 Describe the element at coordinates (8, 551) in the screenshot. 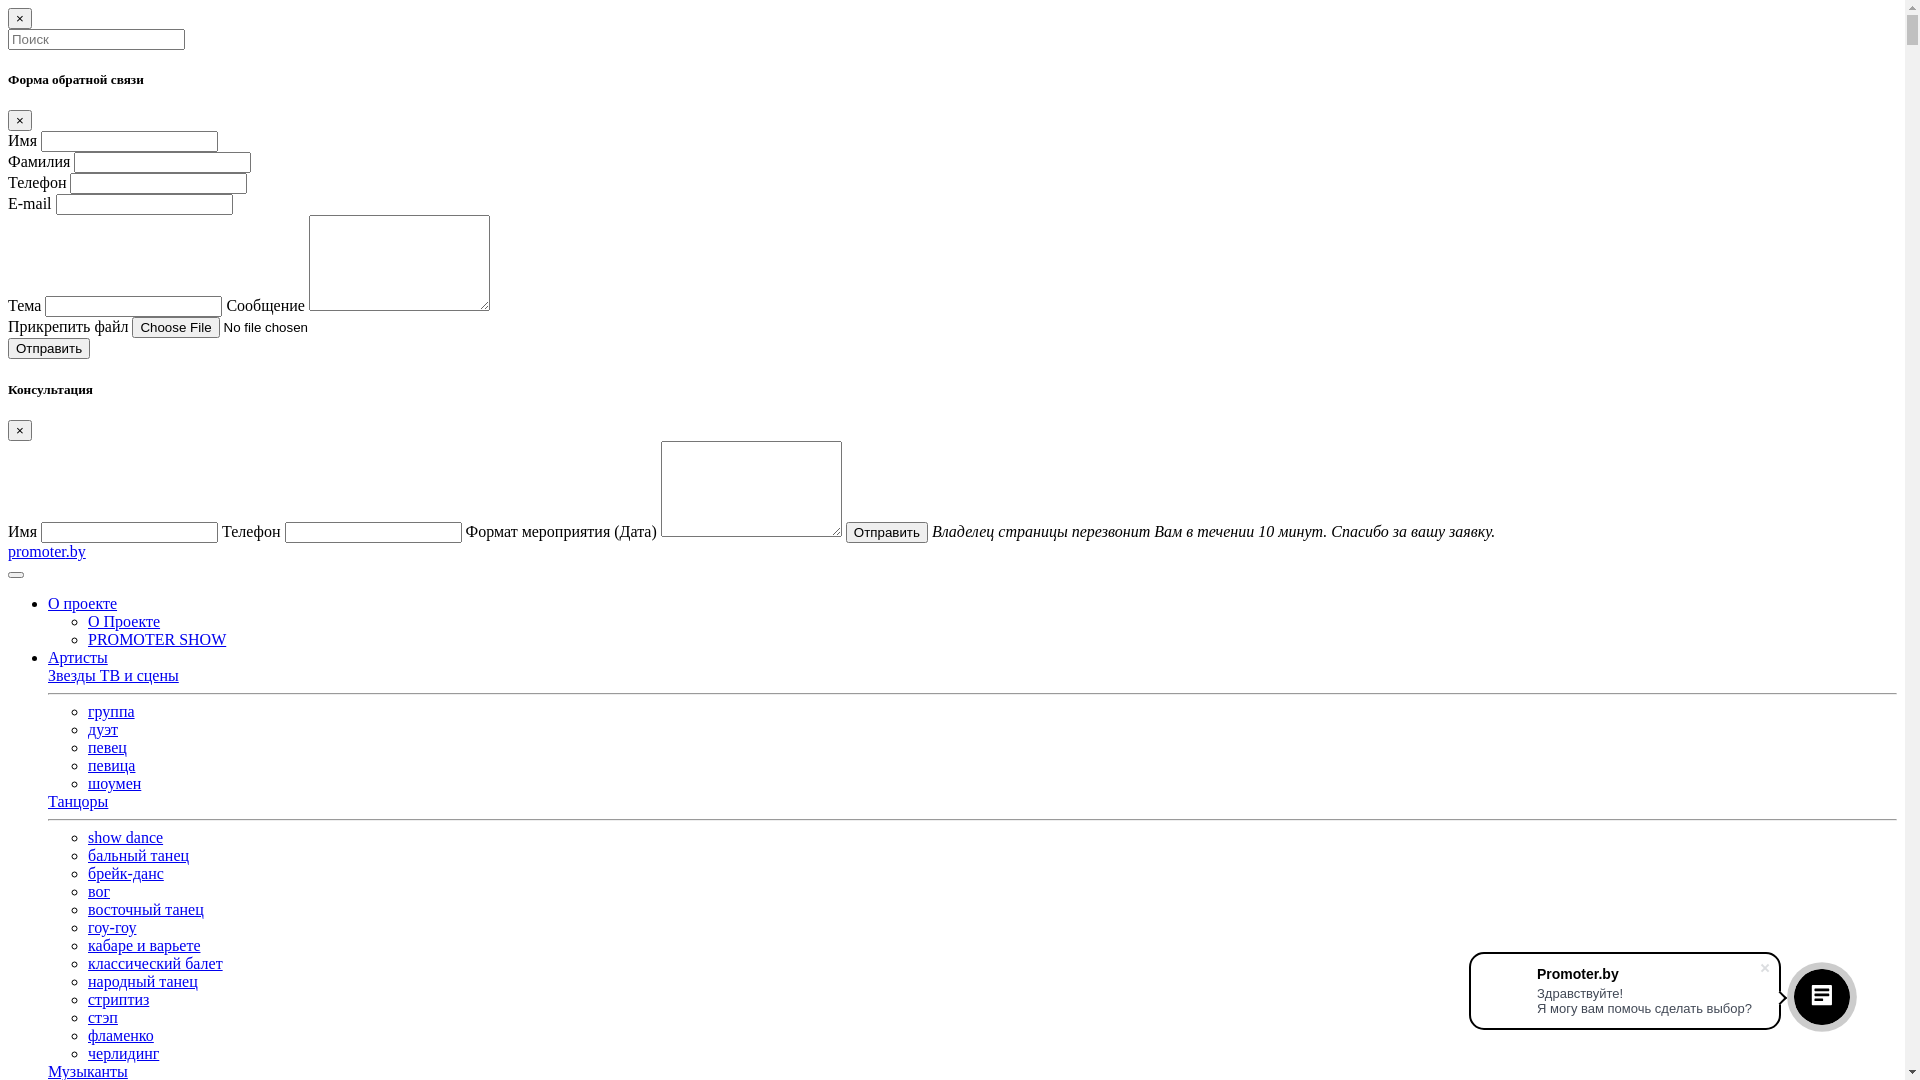

I see `'promoter.by'` at that location.